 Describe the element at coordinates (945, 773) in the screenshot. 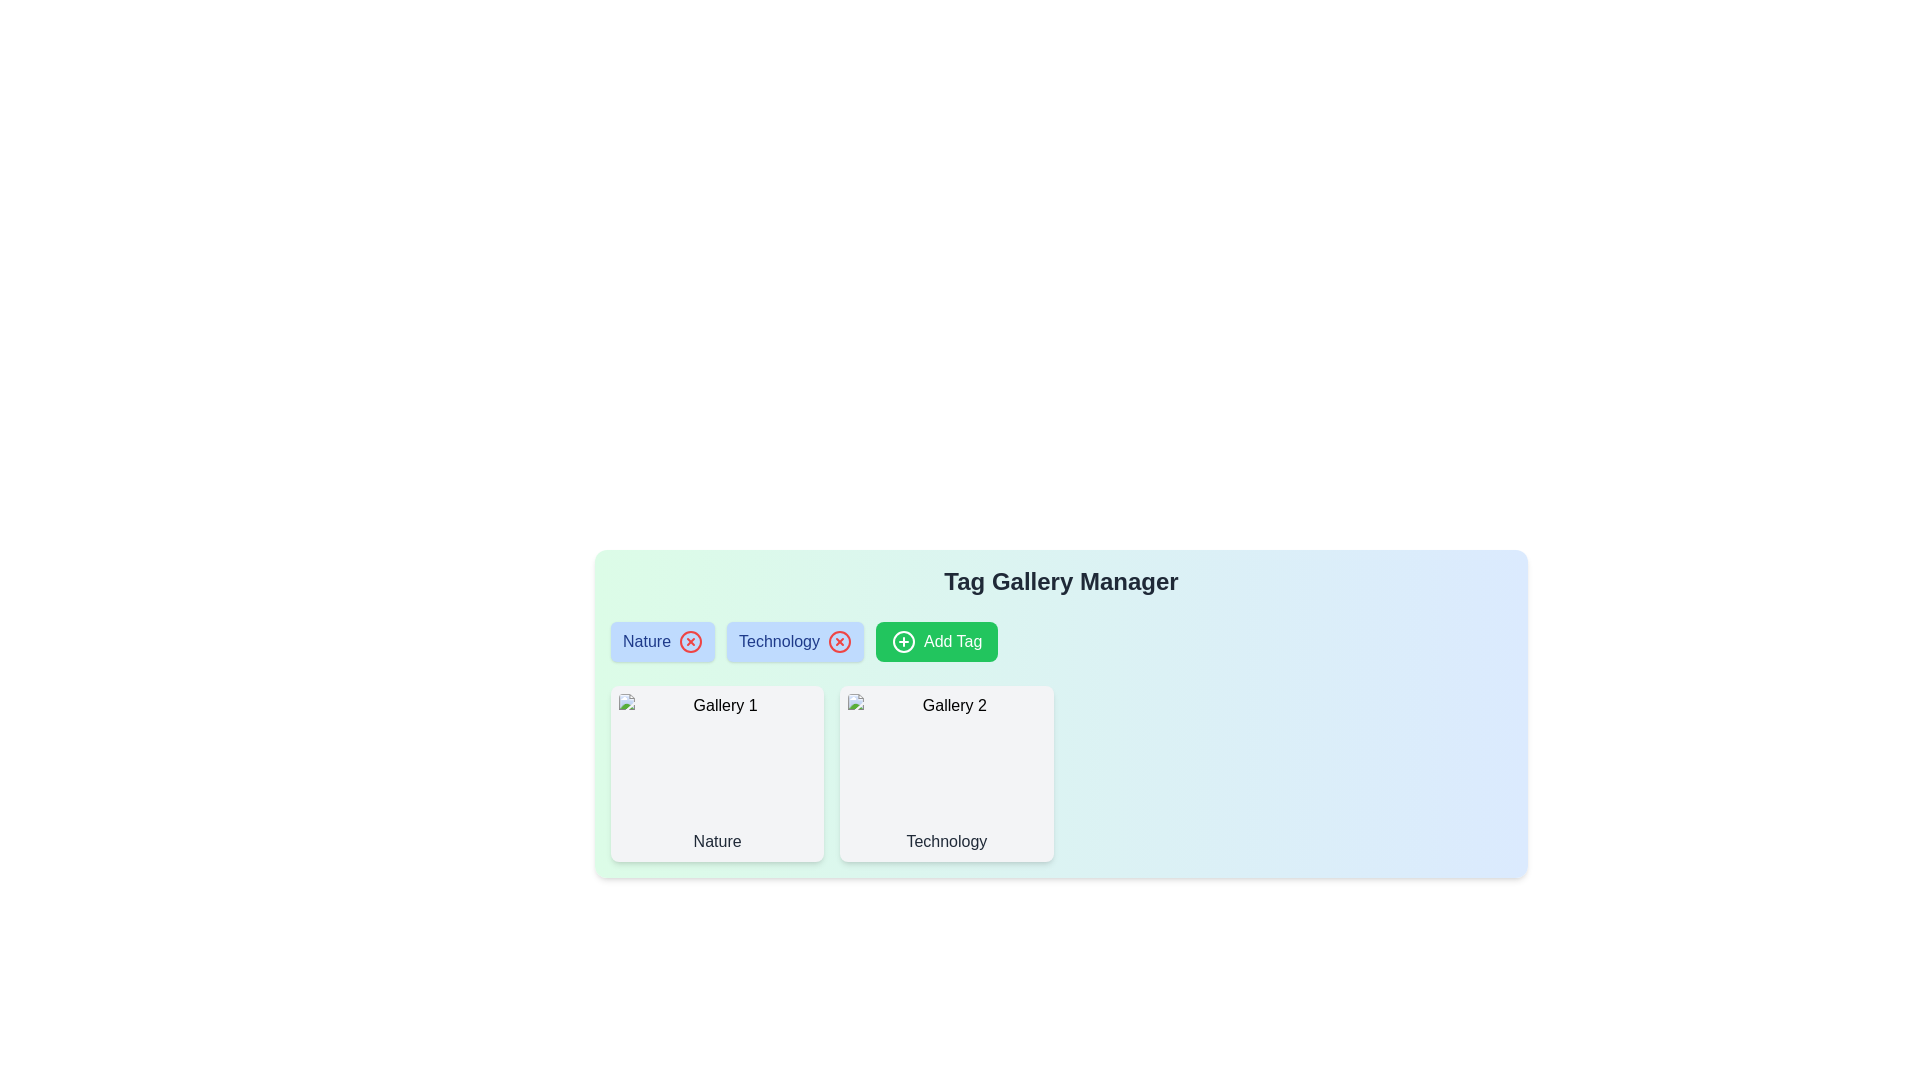

I see `the 'Technology' category card in the 'Tag Gallery Manager' section, which is the second card in a grid layout, positioned to the right of the 'Nature' card` at that location.